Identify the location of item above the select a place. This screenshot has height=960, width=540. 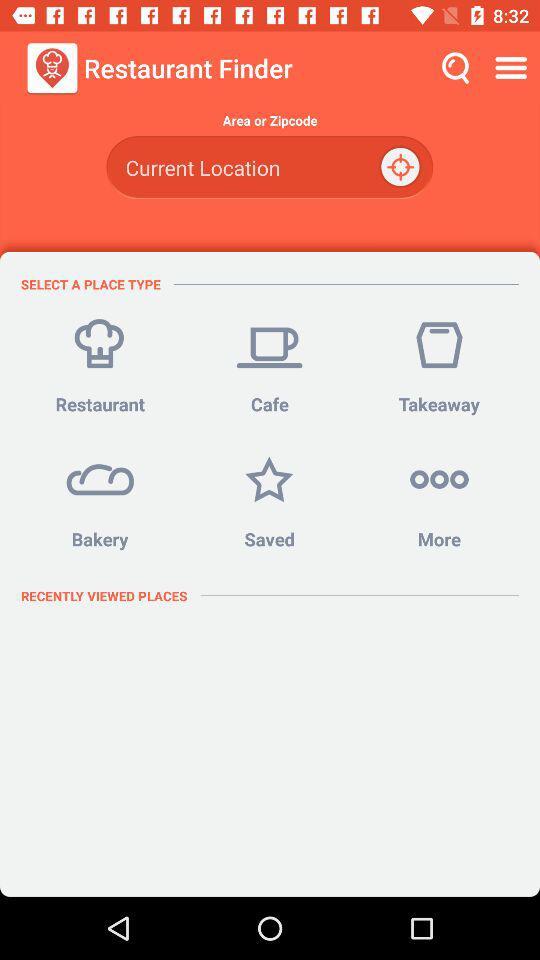
(269, 166).